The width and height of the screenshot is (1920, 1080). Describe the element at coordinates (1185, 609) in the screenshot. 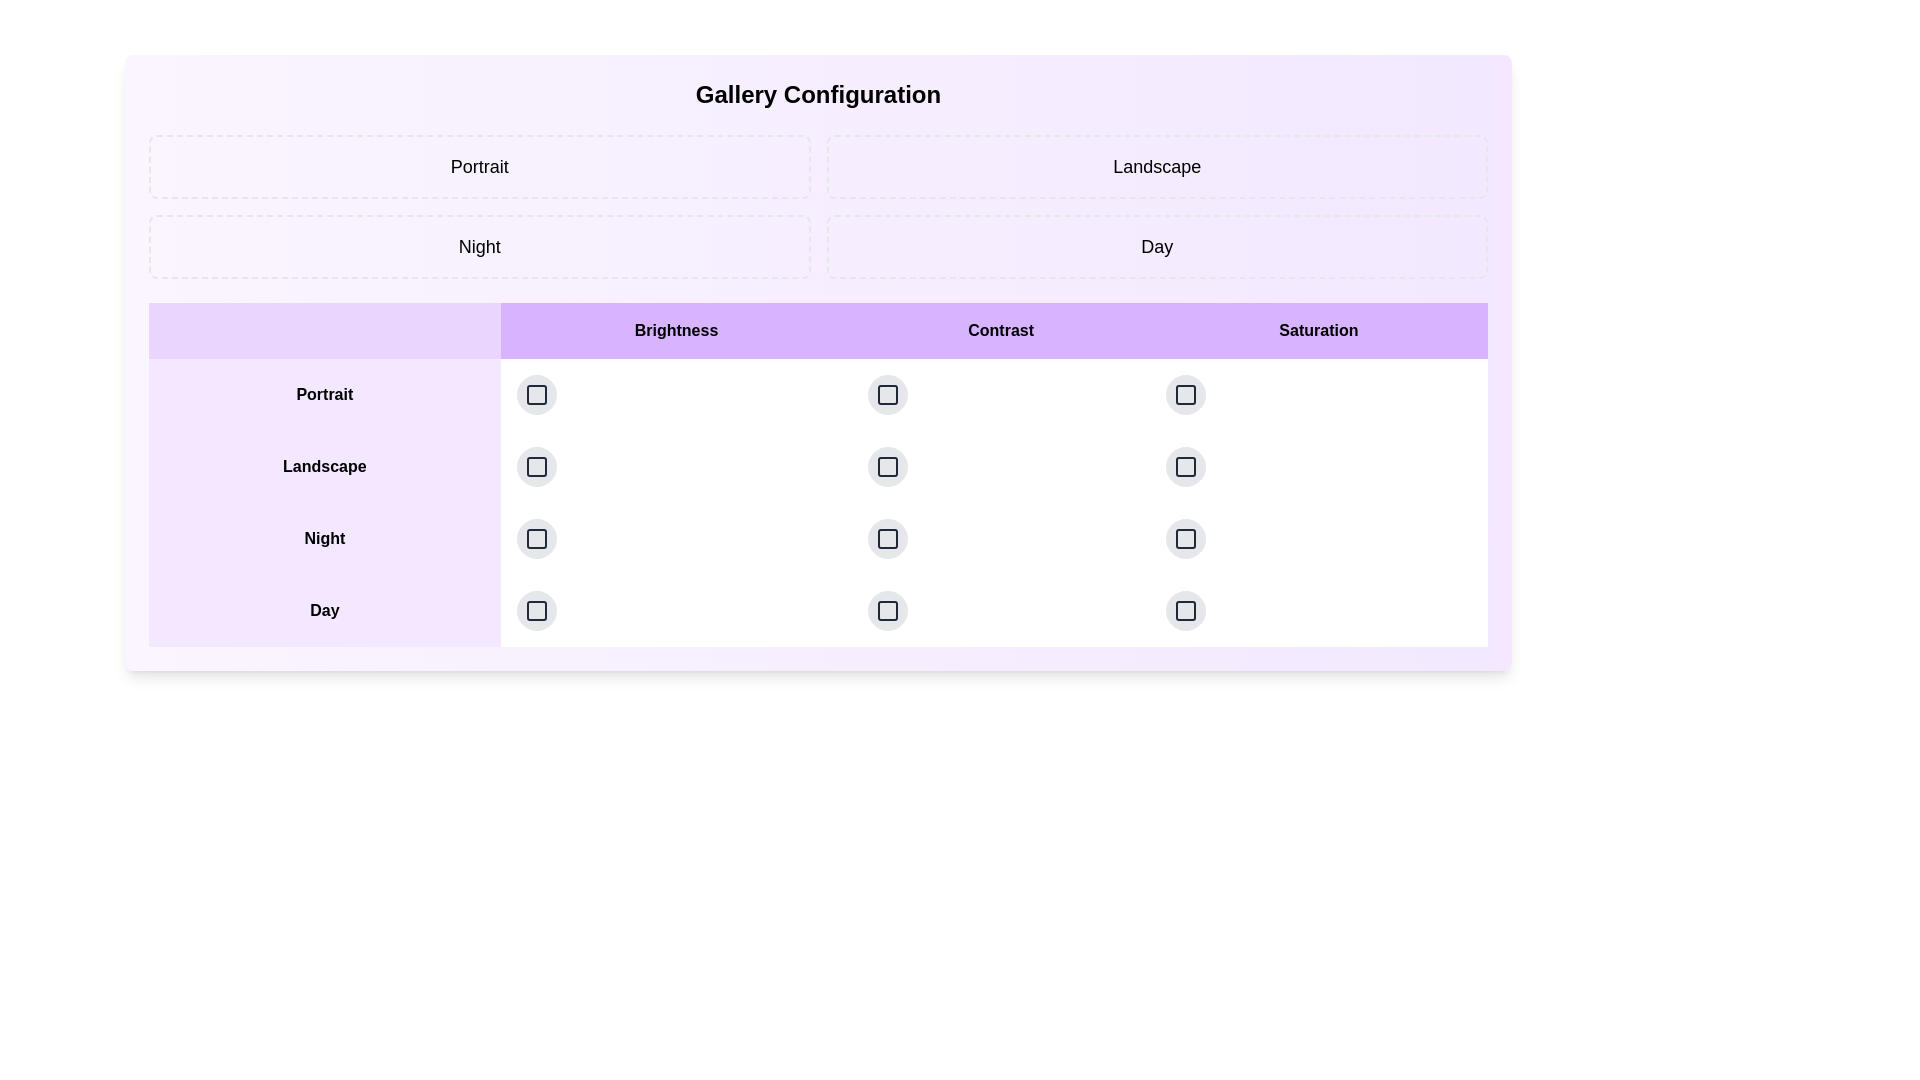

I see `the checkbox located at the intersection of the 'Day' row and 'Saturation' column` at that location.